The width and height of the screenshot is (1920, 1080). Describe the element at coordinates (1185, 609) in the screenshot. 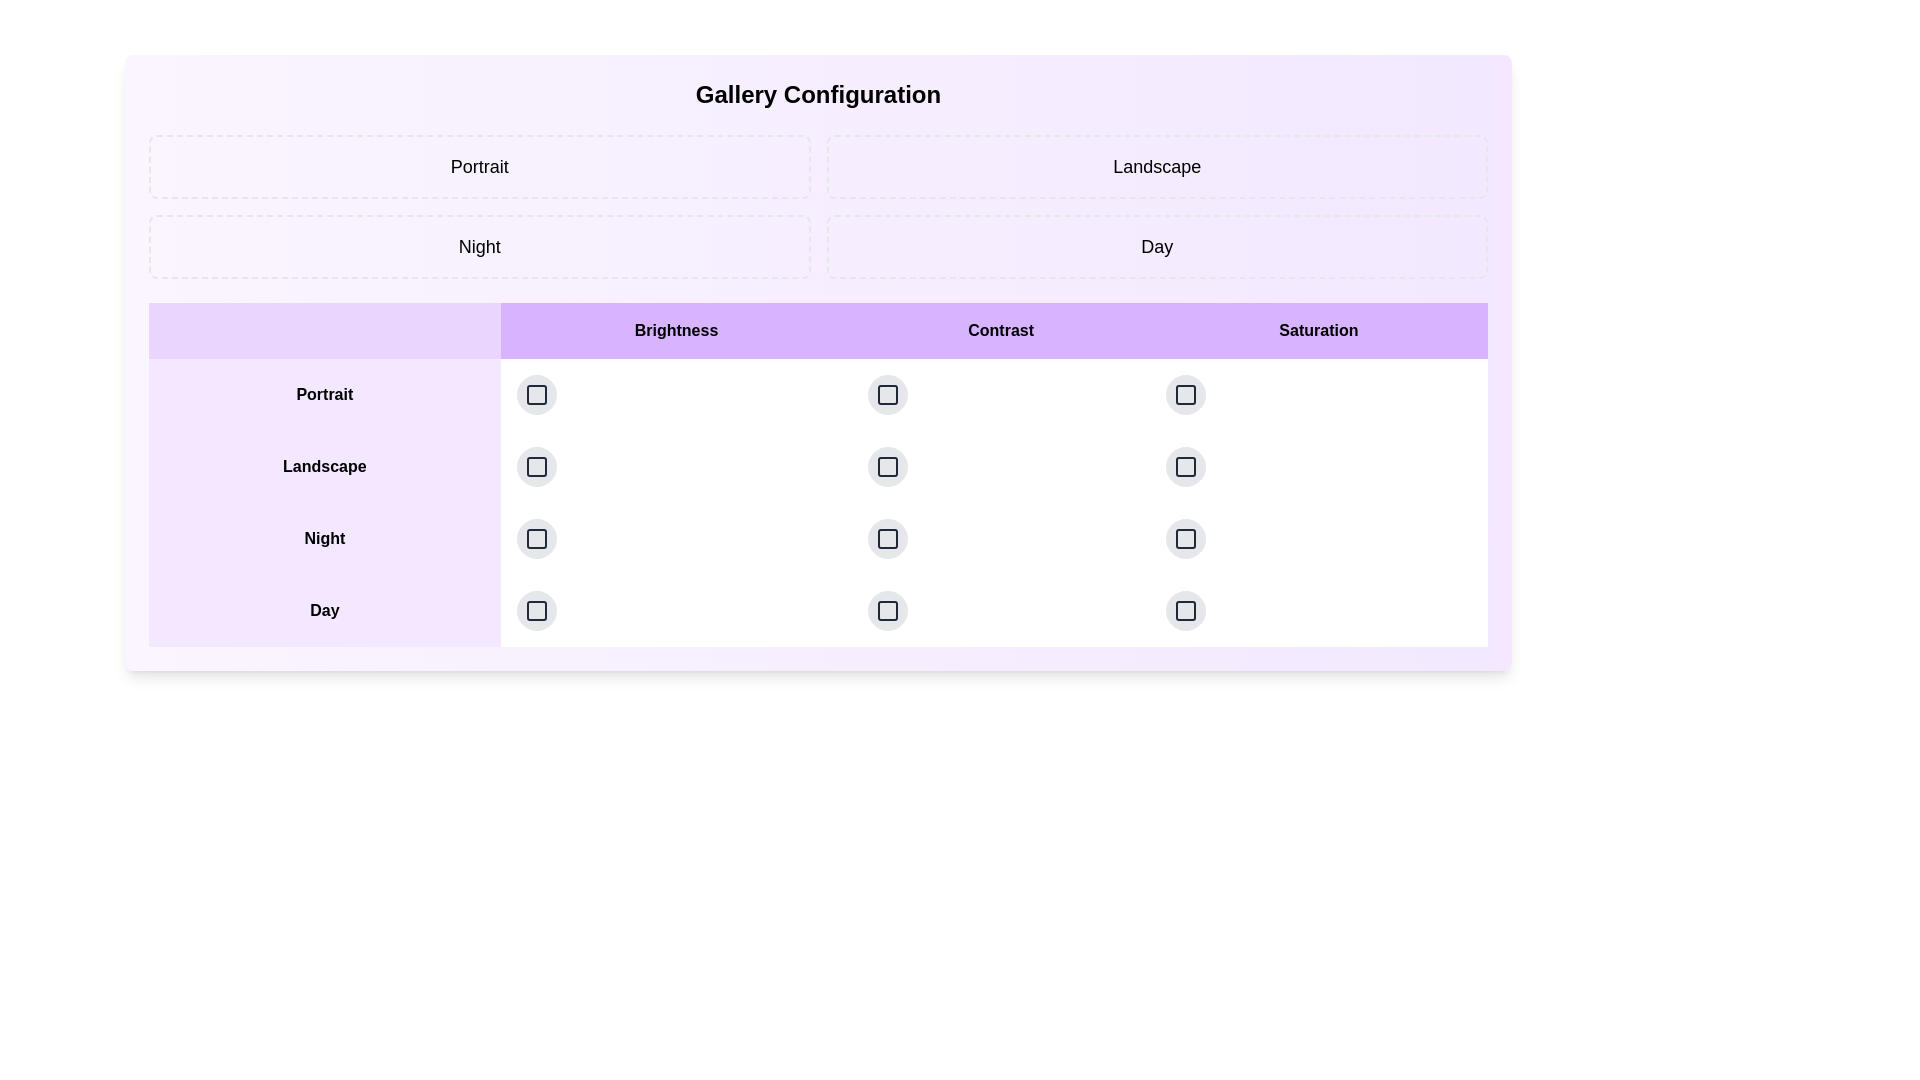

I see `the checkbox located at the intersection of the 'Day' row and 'Saturation' column` at that location.